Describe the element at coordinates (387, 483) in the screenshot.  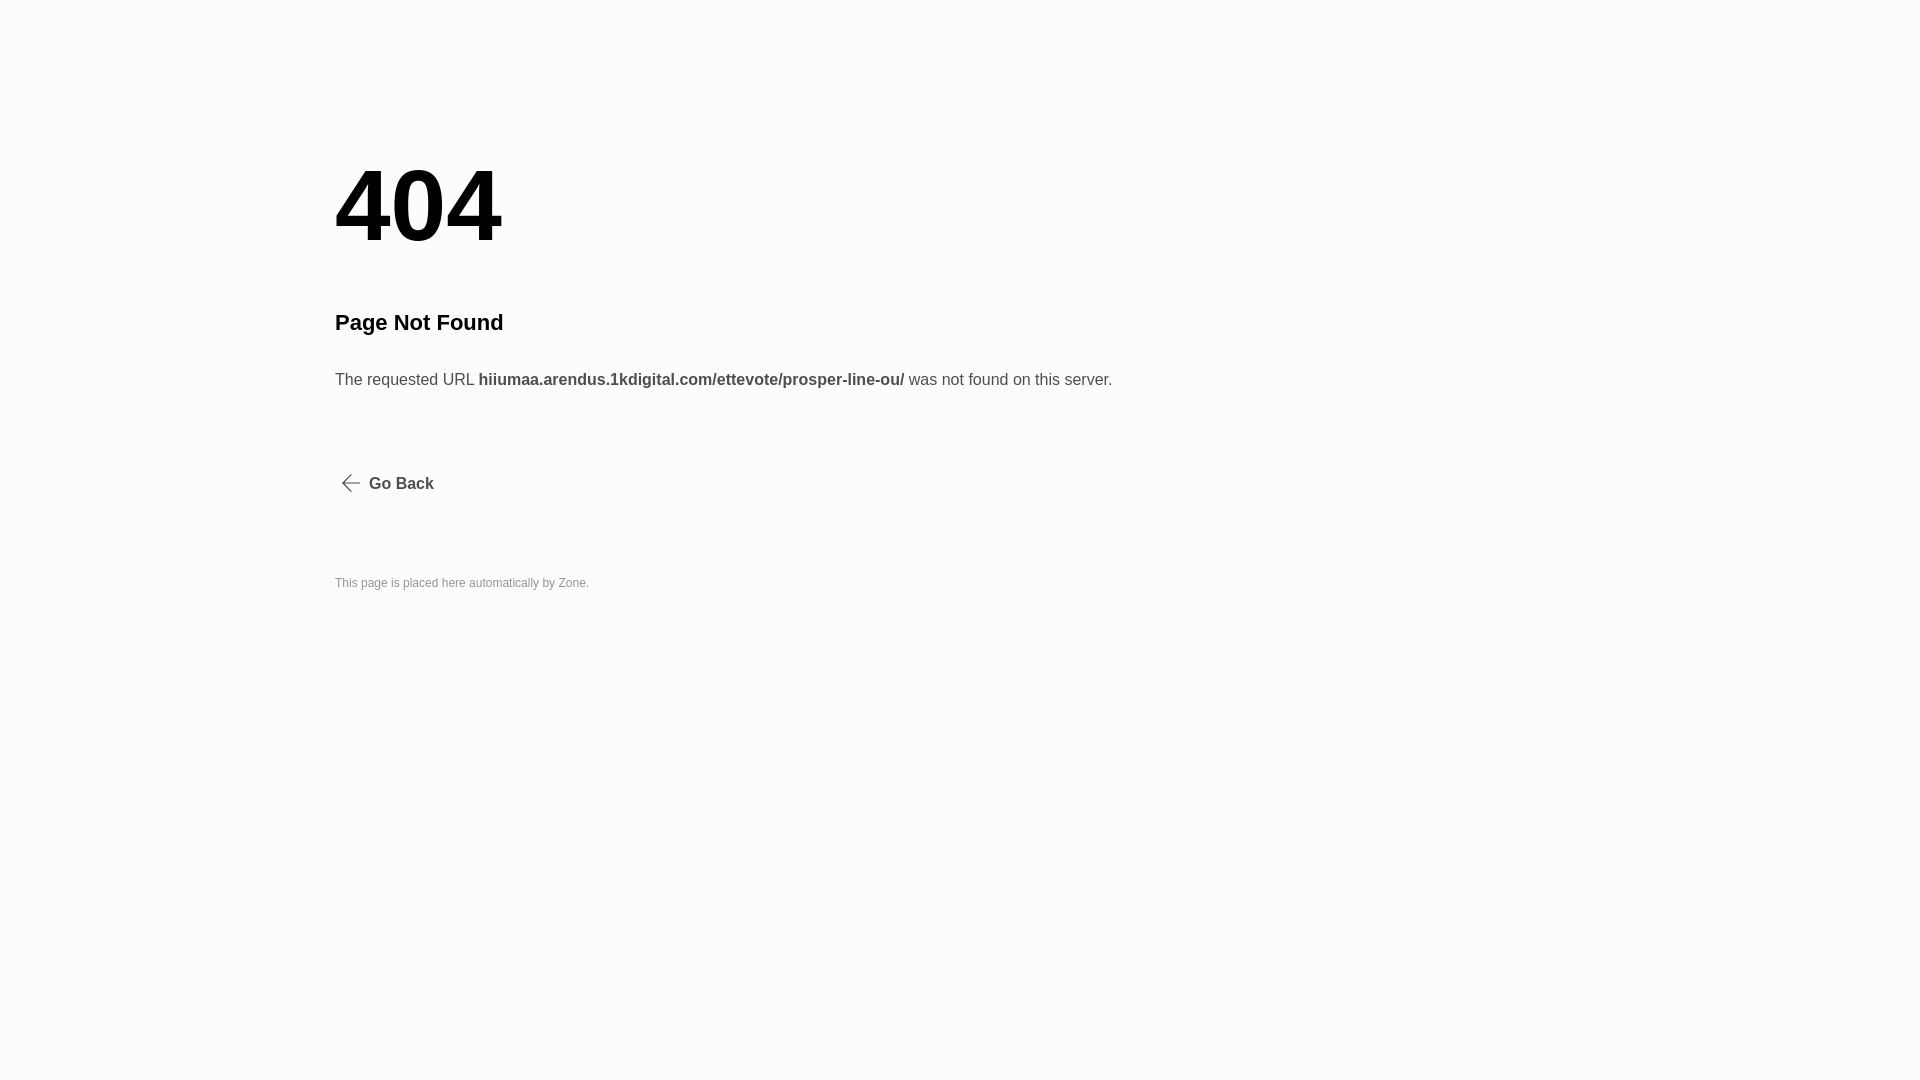
I see `'Go Back'` at that location.